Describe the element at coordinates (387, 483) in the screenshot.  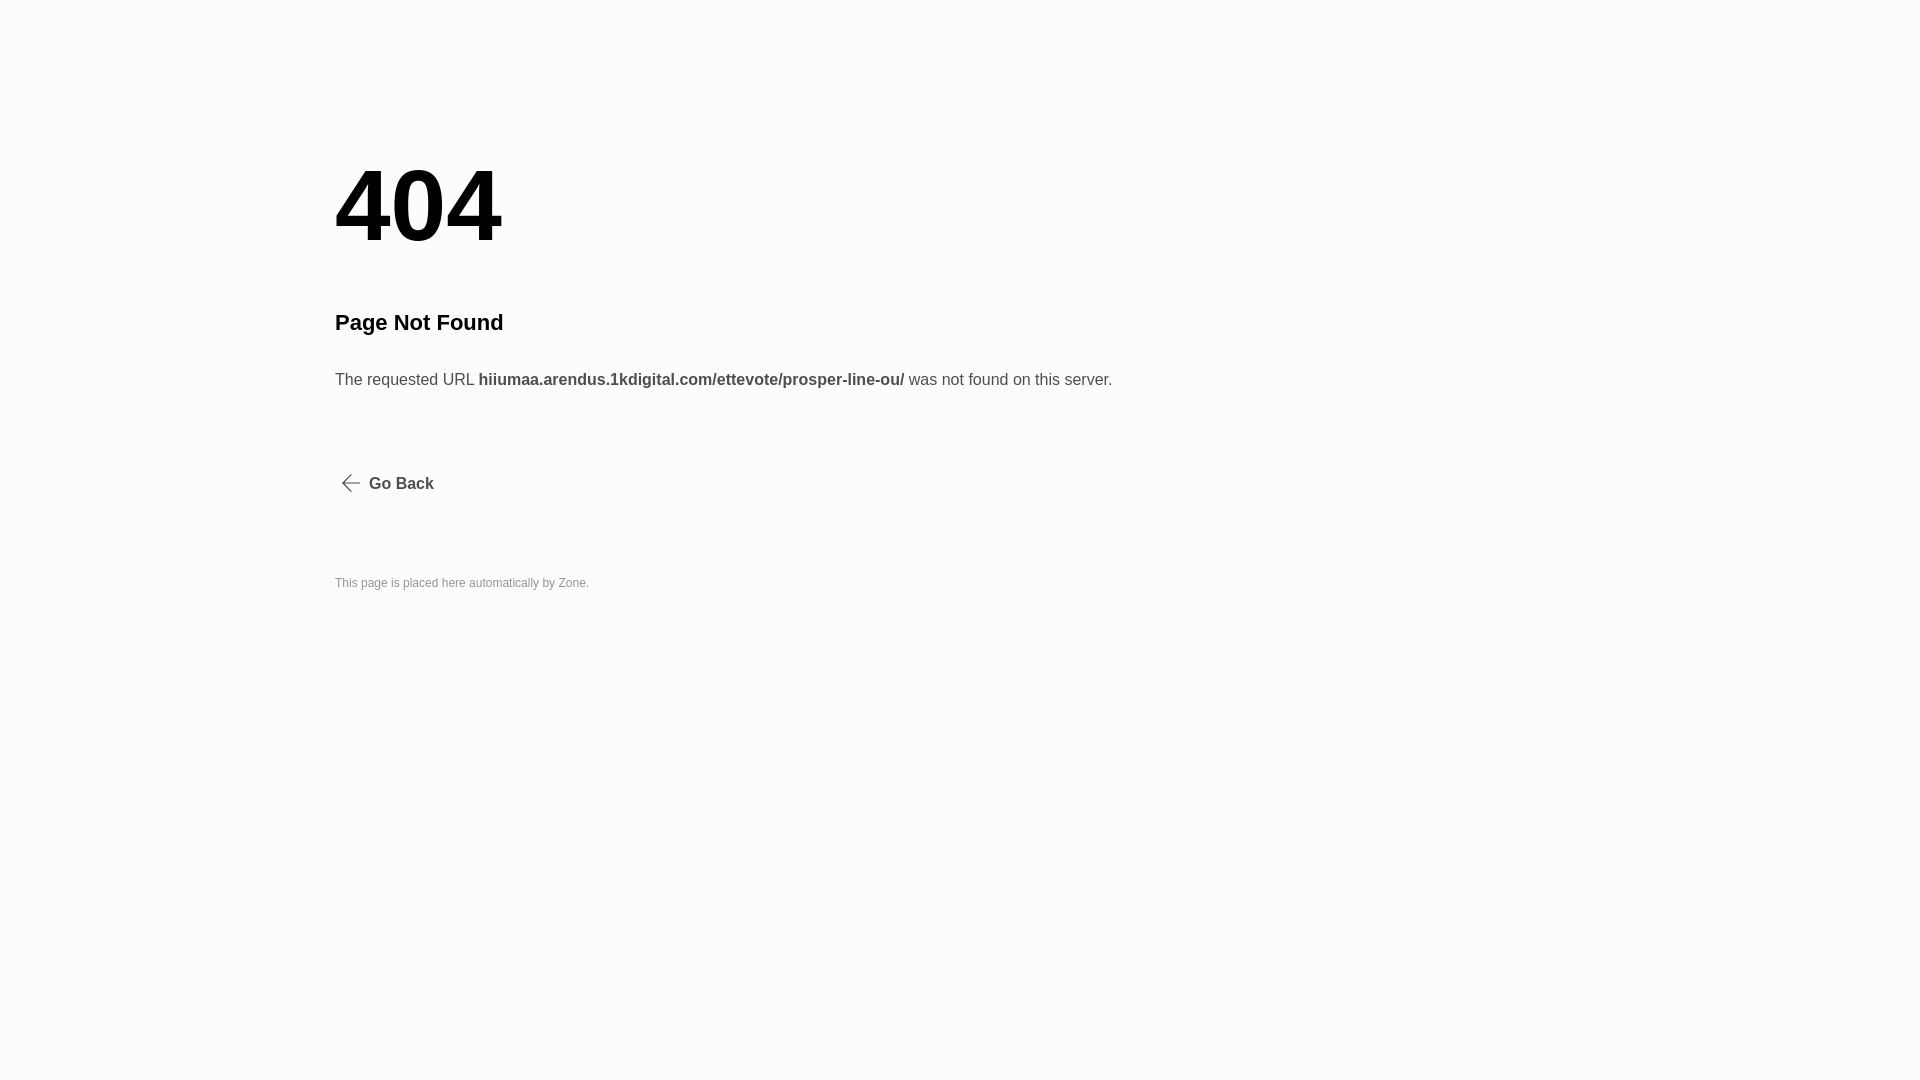
I see `'Go Back'` at that location.